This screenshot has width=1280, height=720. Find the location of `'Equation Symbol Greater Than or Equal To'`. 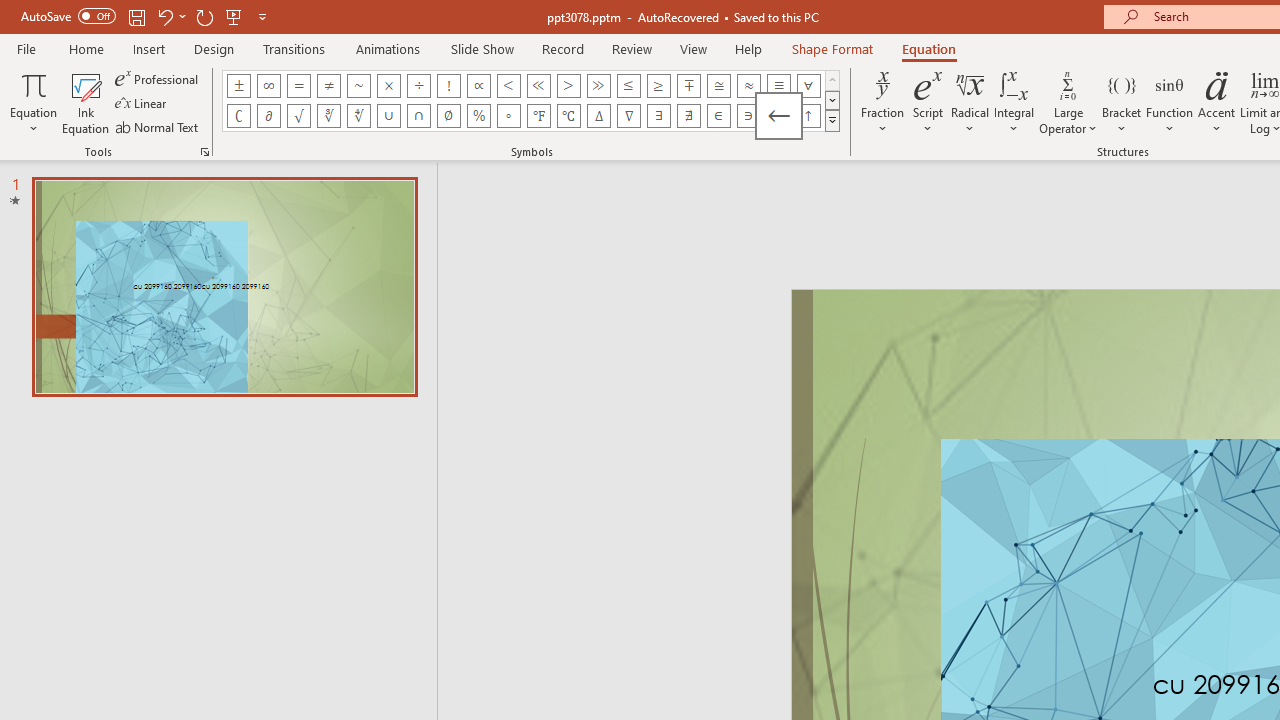

'Equation Symbol Greater Than or Equal To' is located at coordinates (659, 85).